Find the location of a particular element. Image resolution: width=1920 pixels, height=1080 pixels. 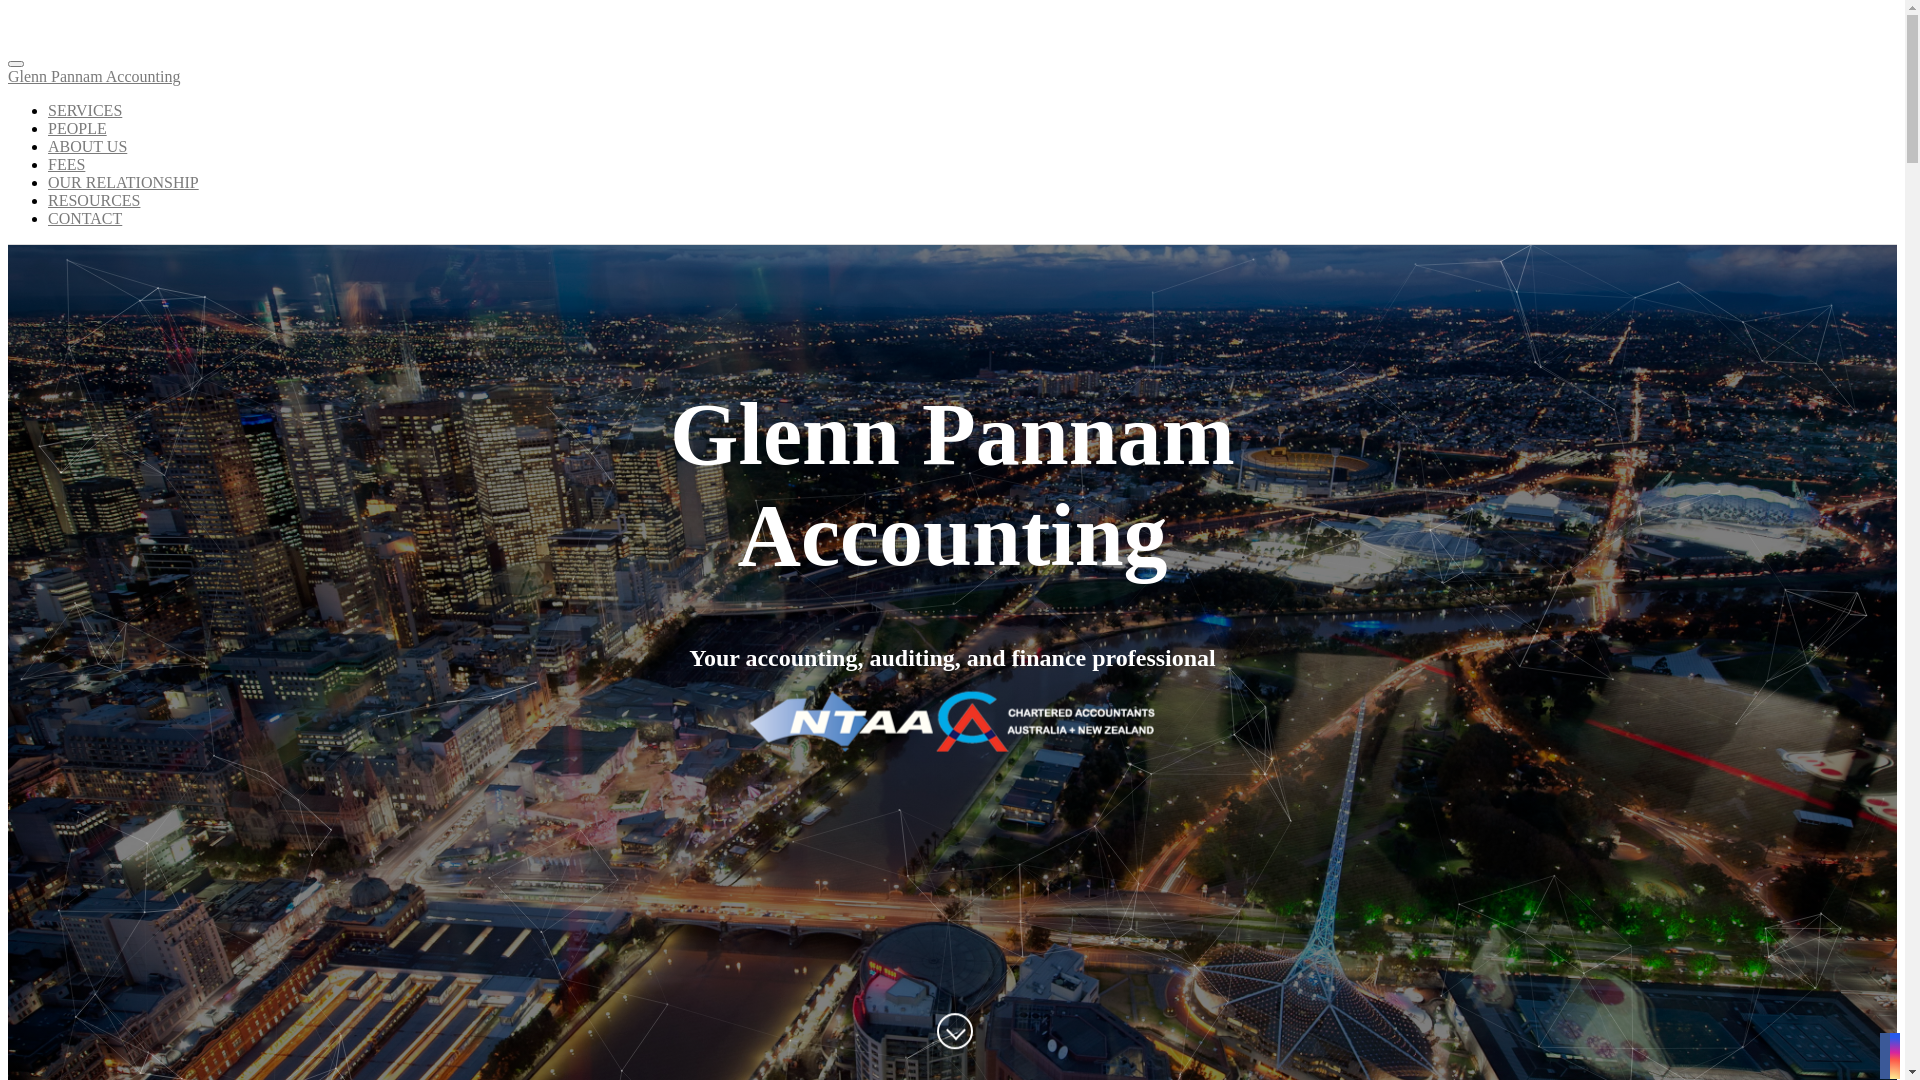

'ABOUT US' is located at coordinates (86, 145).